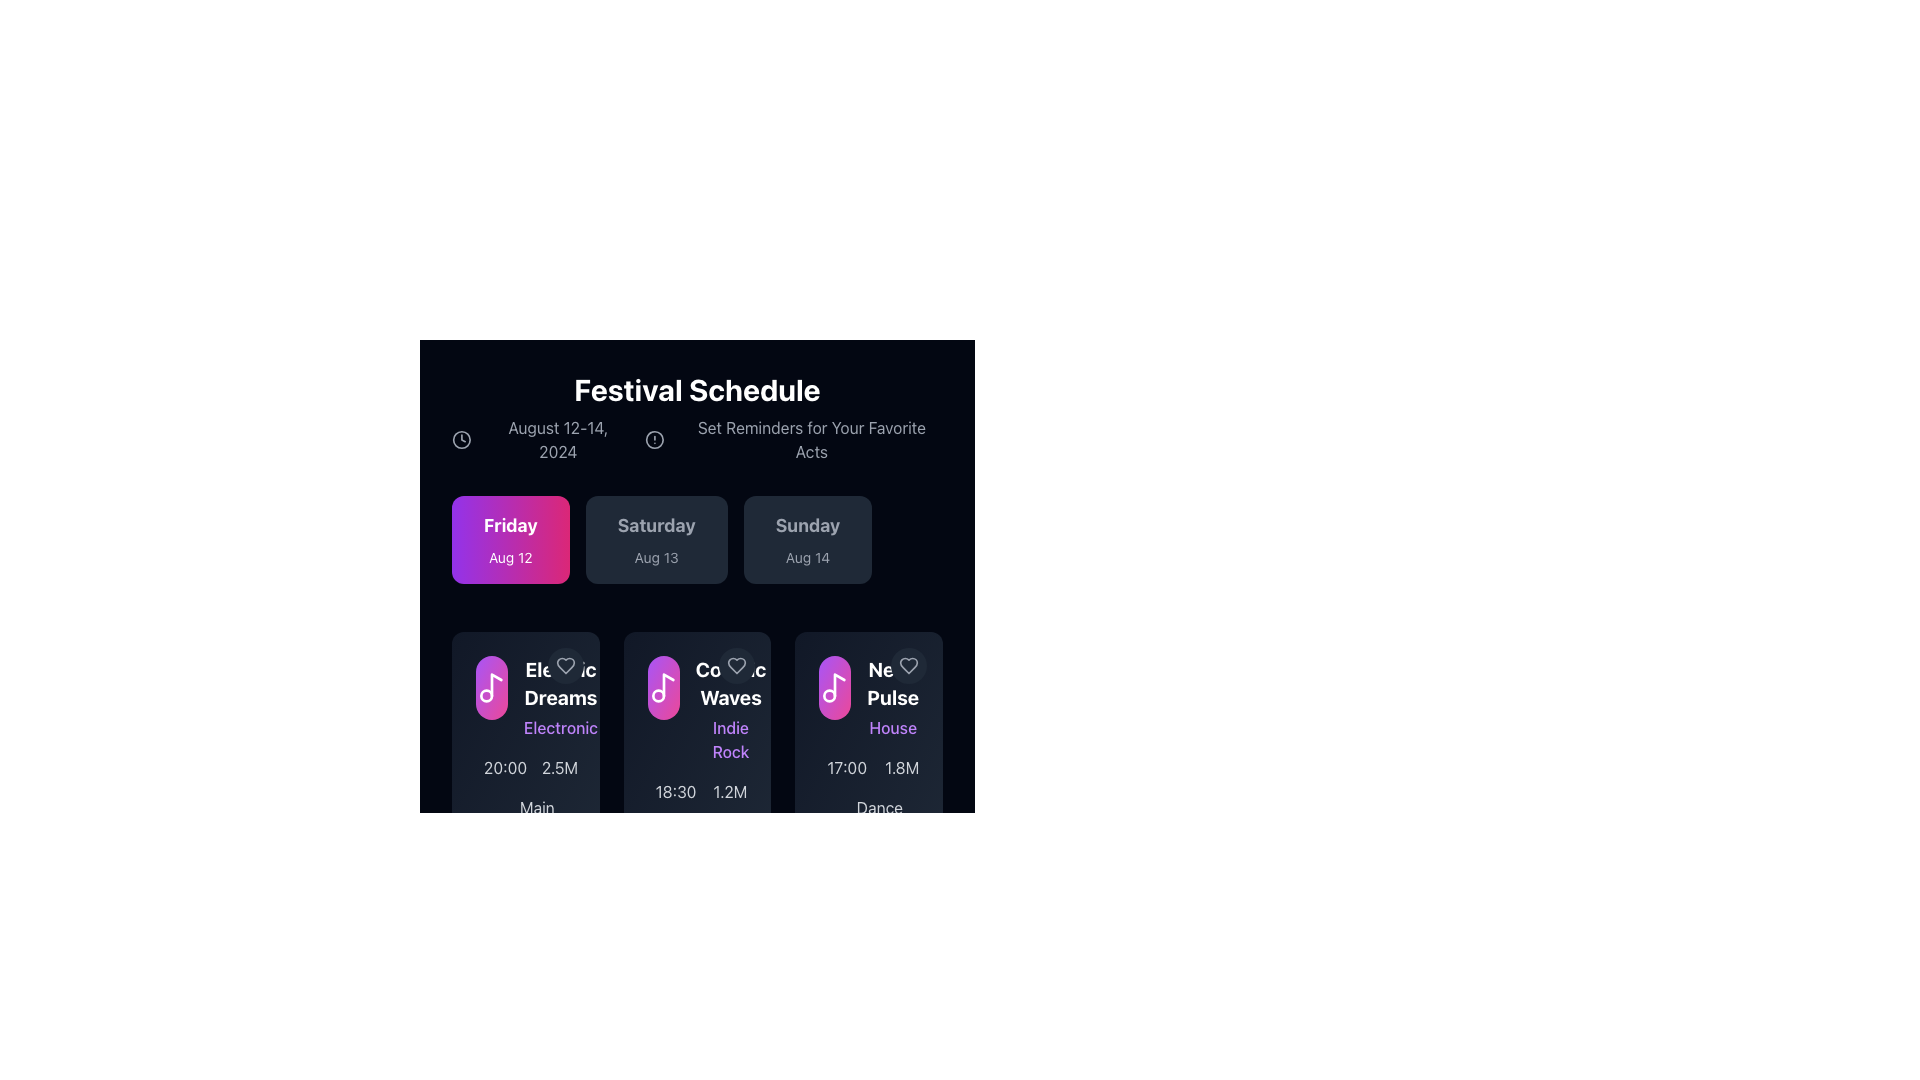 This screenshot has height=1080, width=1920. What do you see at coordinates (807, 558) in the screenshot?
I see `the Text label providing additional information about the date, located below the 'Sunday' label in the date selection card` at bounding box center [807, 558].